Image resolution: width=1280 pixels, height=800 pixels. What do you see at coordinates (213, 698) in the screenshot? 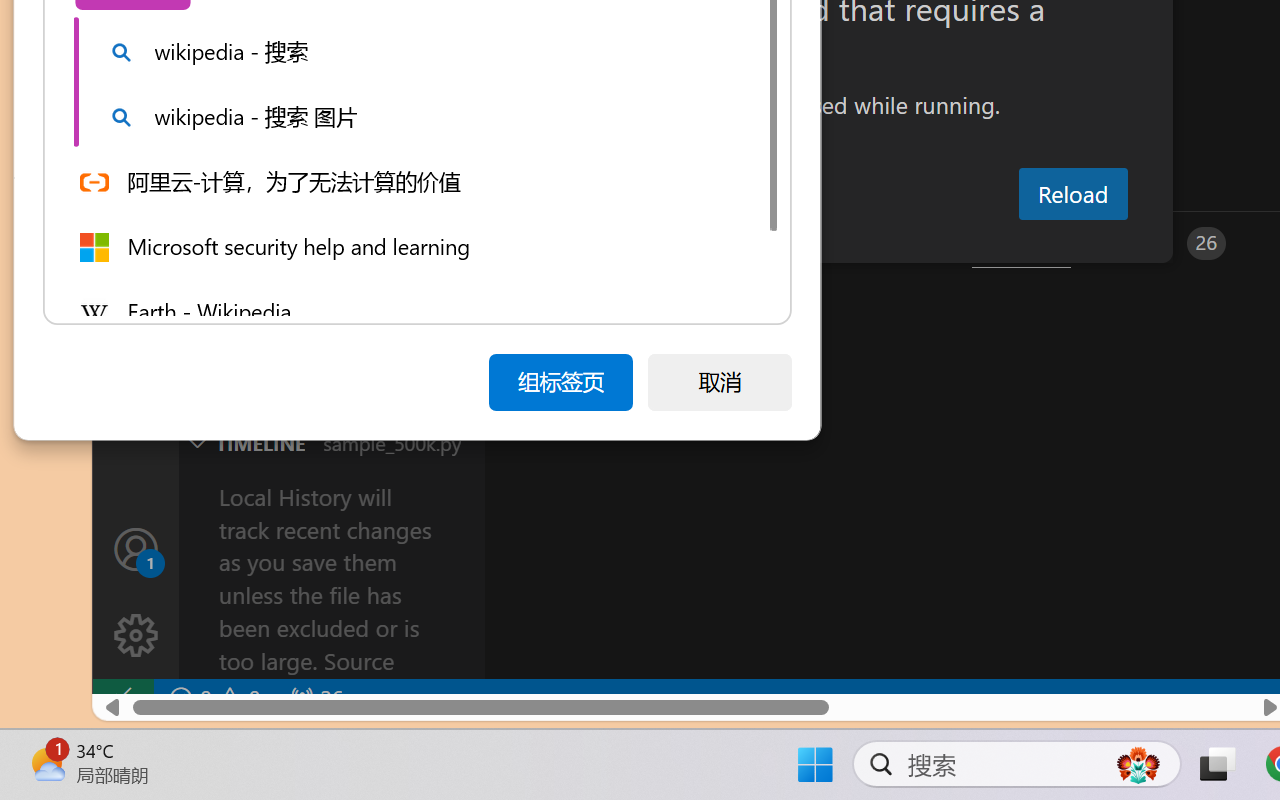
I see `'No Problems'` at bounding box center [213, 698].